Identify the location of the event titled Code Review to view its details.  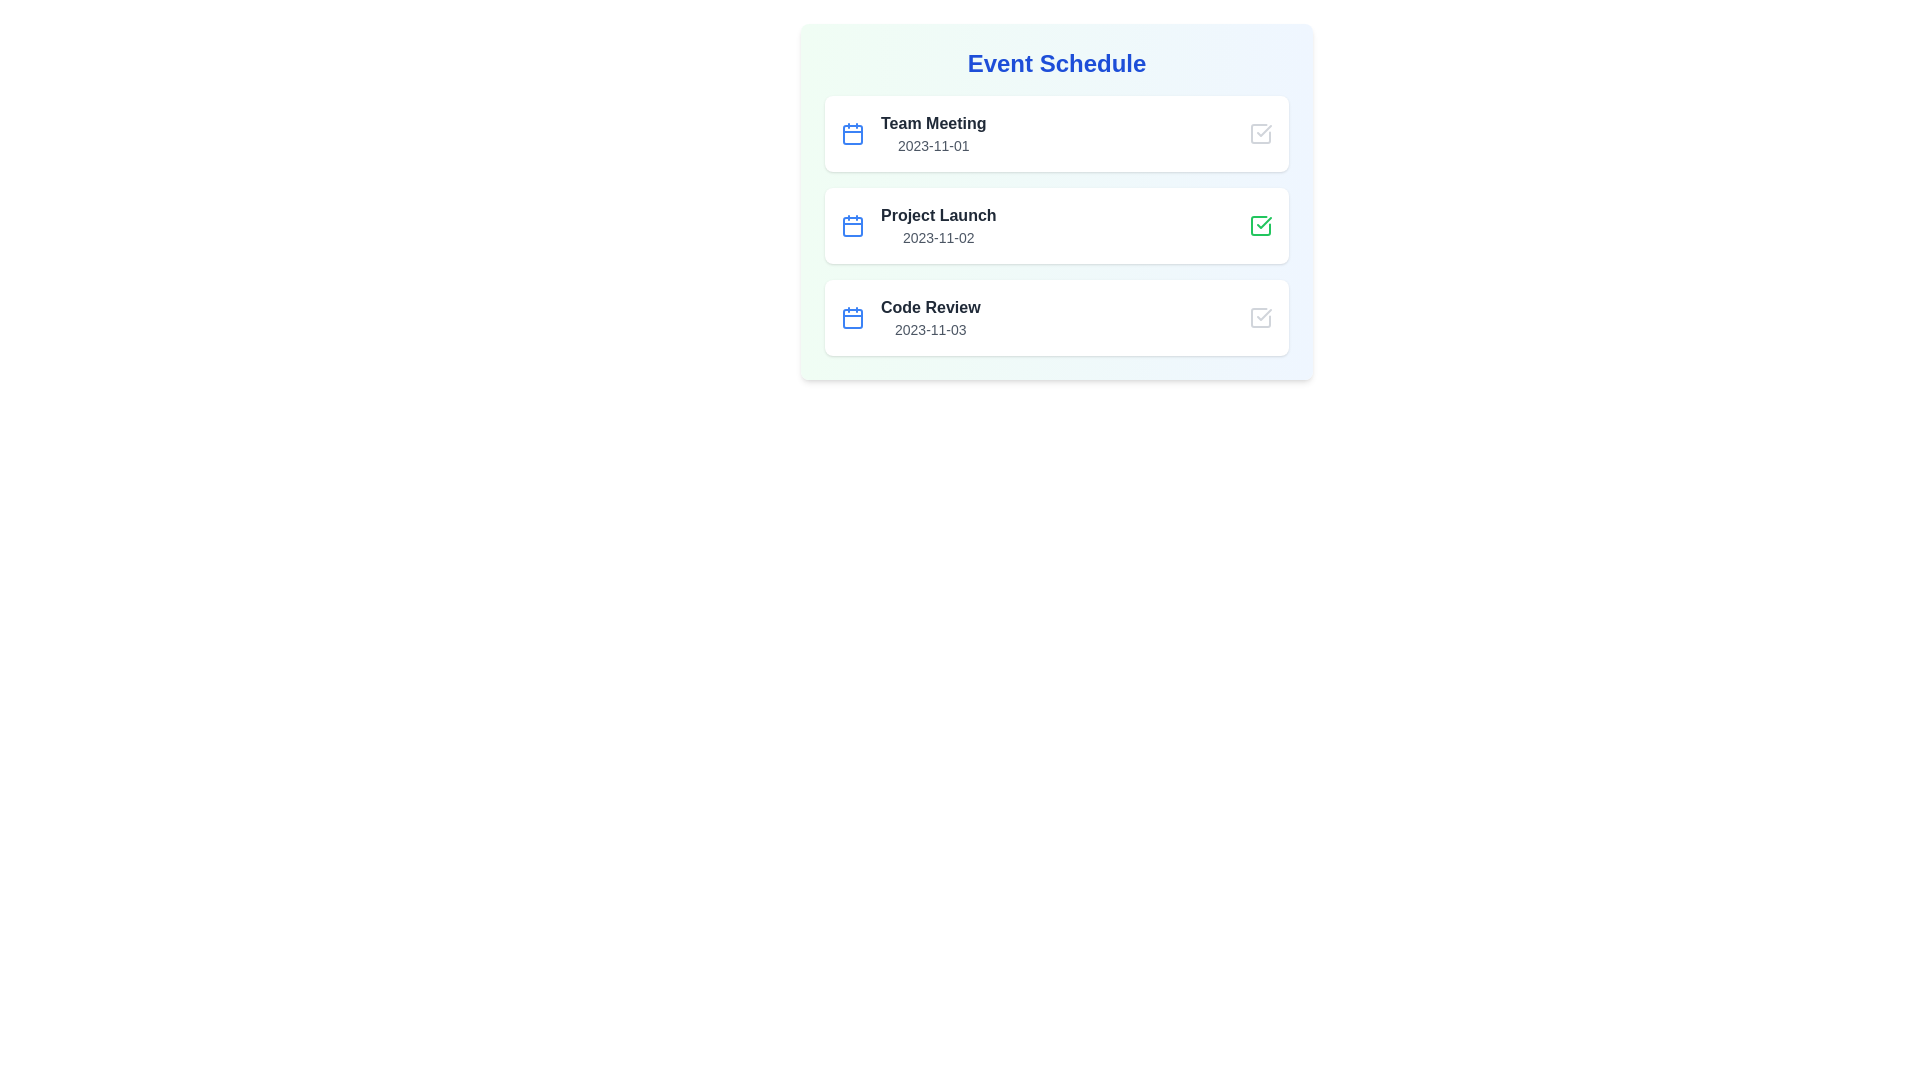
(929, 308).